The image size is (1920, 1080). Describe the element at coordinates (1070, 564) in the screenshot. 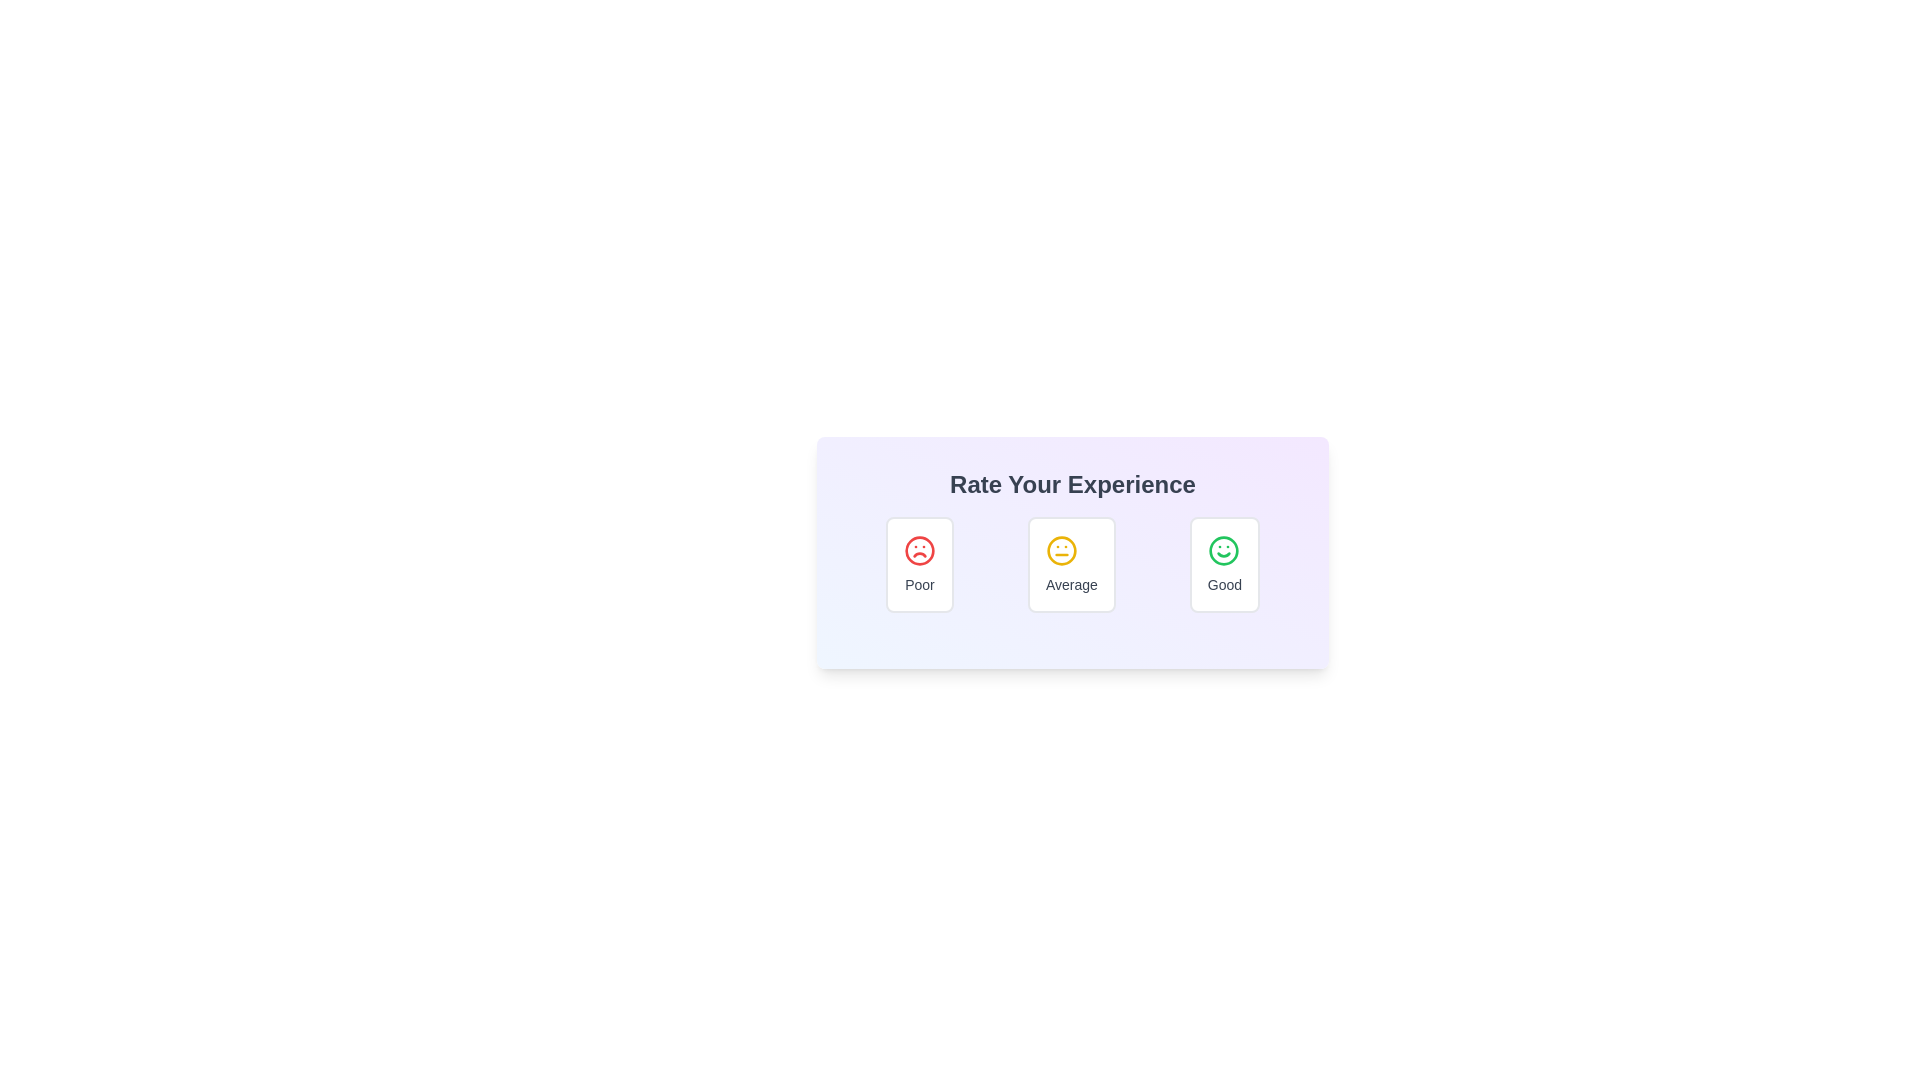

I see `the 'Average' rating button located in the second position of the horizontally aligned group of three rating cards under the 'Rate Your Experience' section` at that location.